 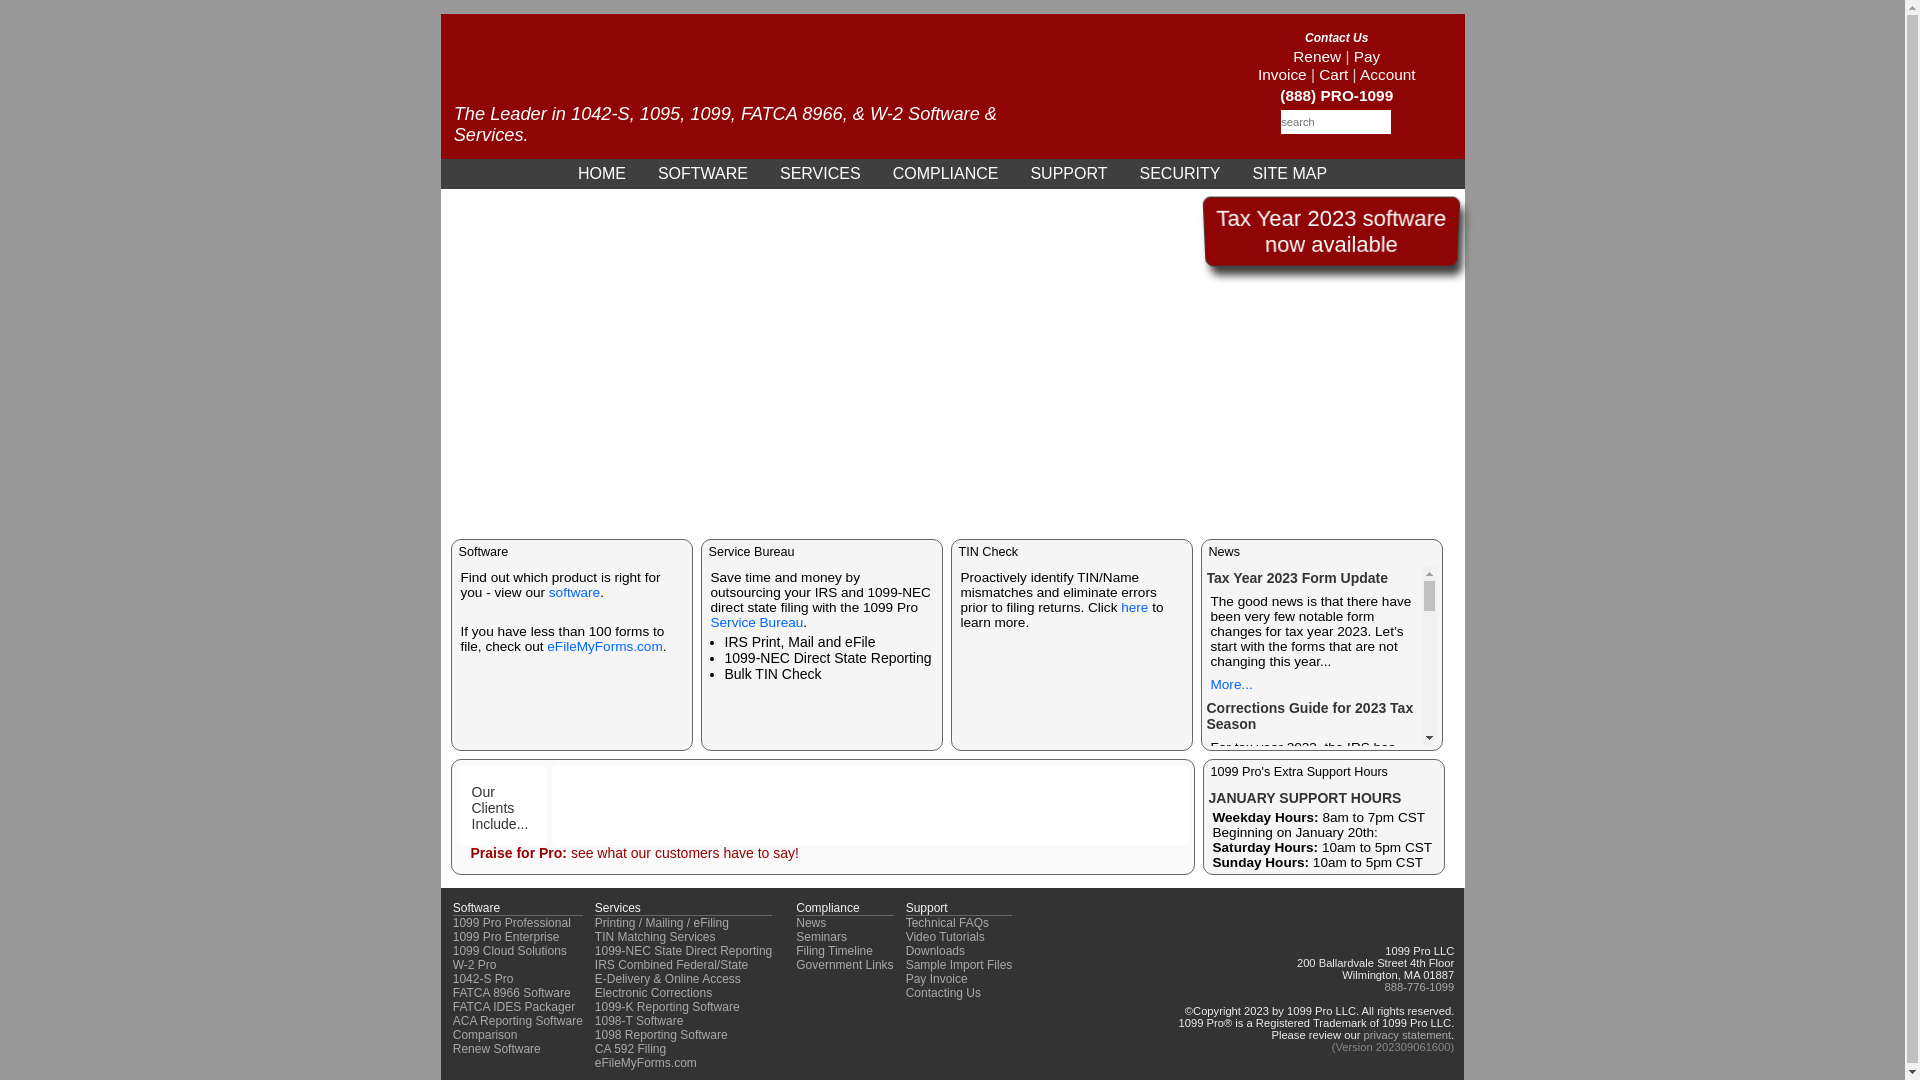 I want to click on 'Seminars', so click(x=821, y=937).